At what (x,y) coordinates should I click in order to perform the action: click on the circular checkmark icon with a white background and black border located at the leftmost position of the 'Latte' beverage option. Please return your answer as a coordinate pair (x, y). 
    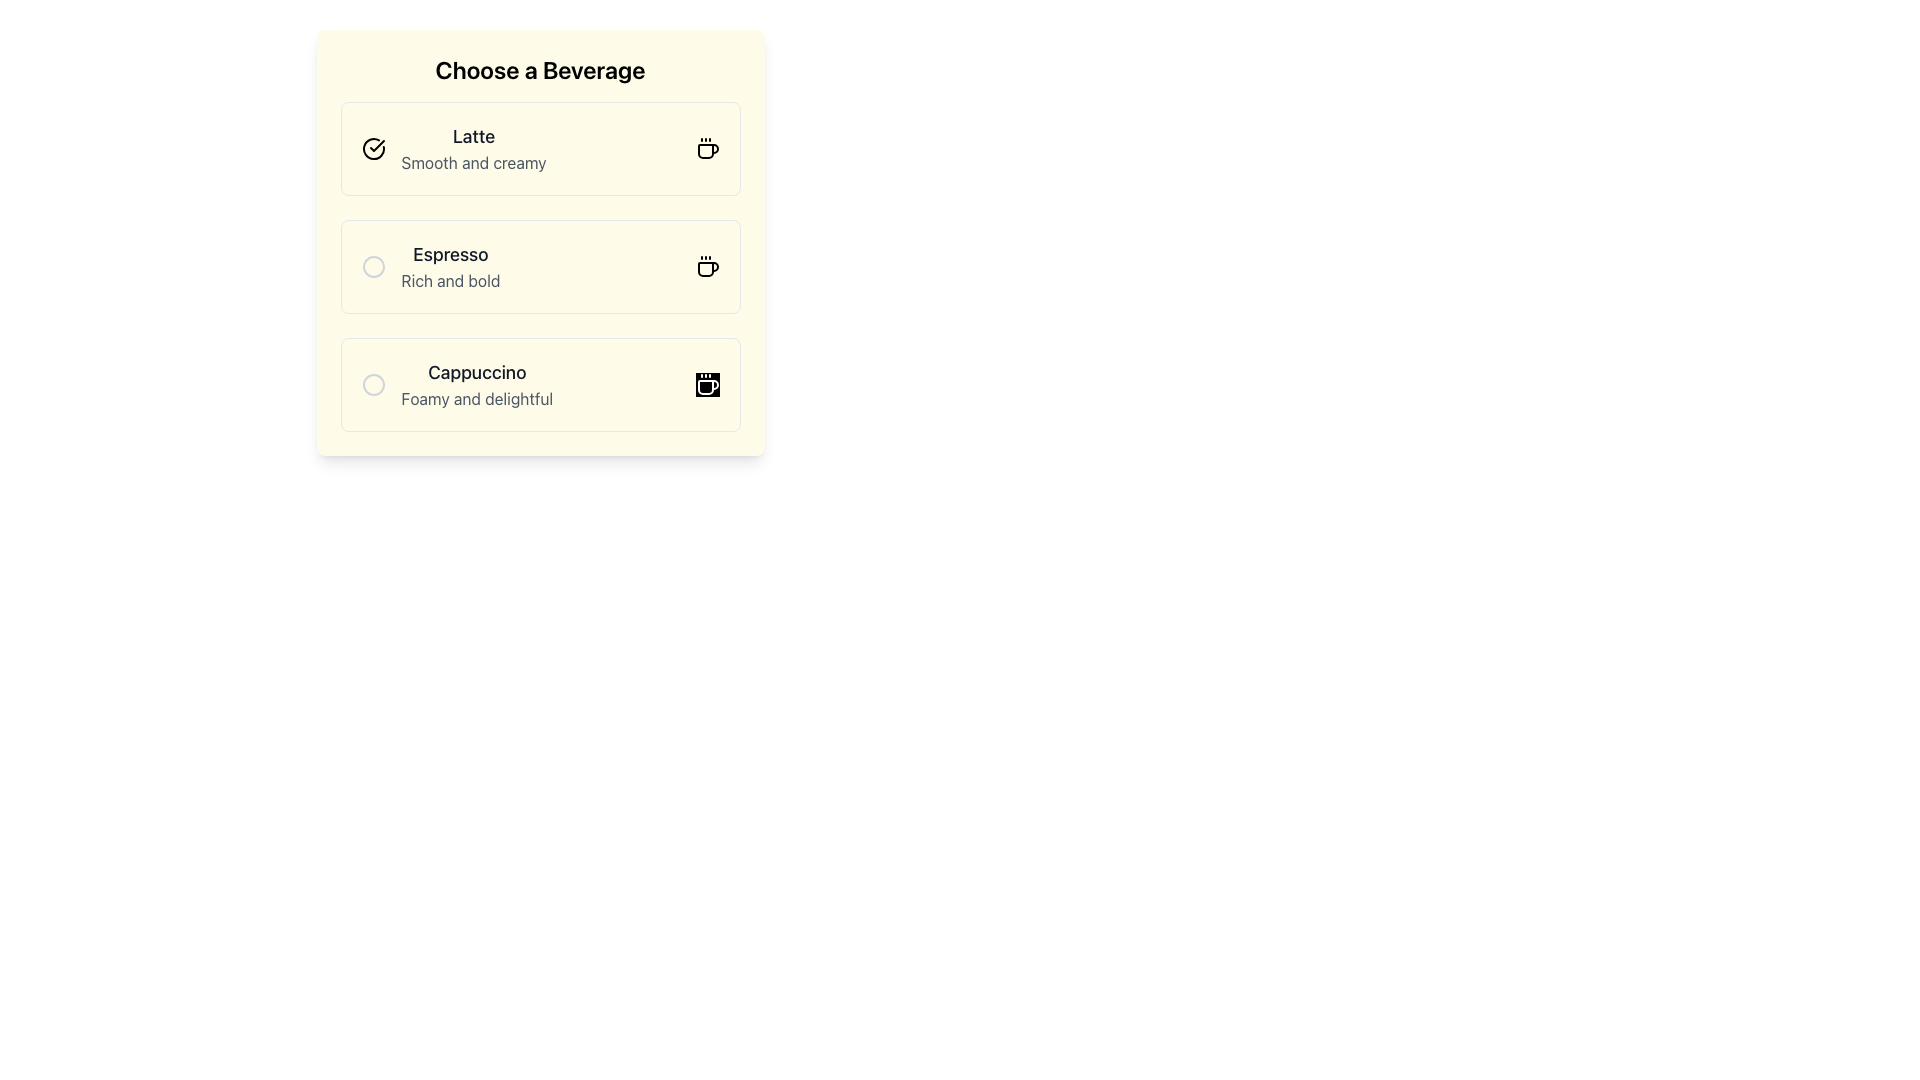
    Looking at the image, I should click on (373, 148).